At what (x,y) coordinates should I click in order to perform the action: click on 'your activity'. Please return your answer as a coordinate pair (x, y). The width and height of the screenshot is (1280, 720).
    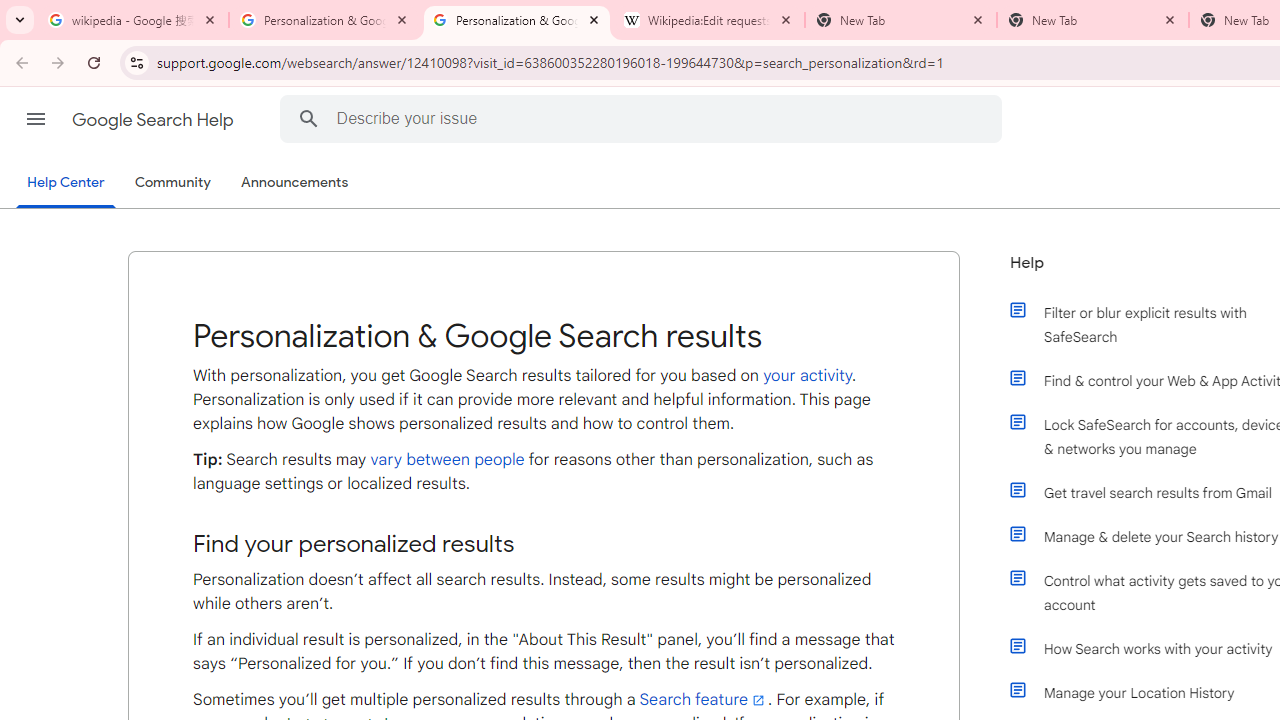
    Looking at the image, I should click on (807, 375).